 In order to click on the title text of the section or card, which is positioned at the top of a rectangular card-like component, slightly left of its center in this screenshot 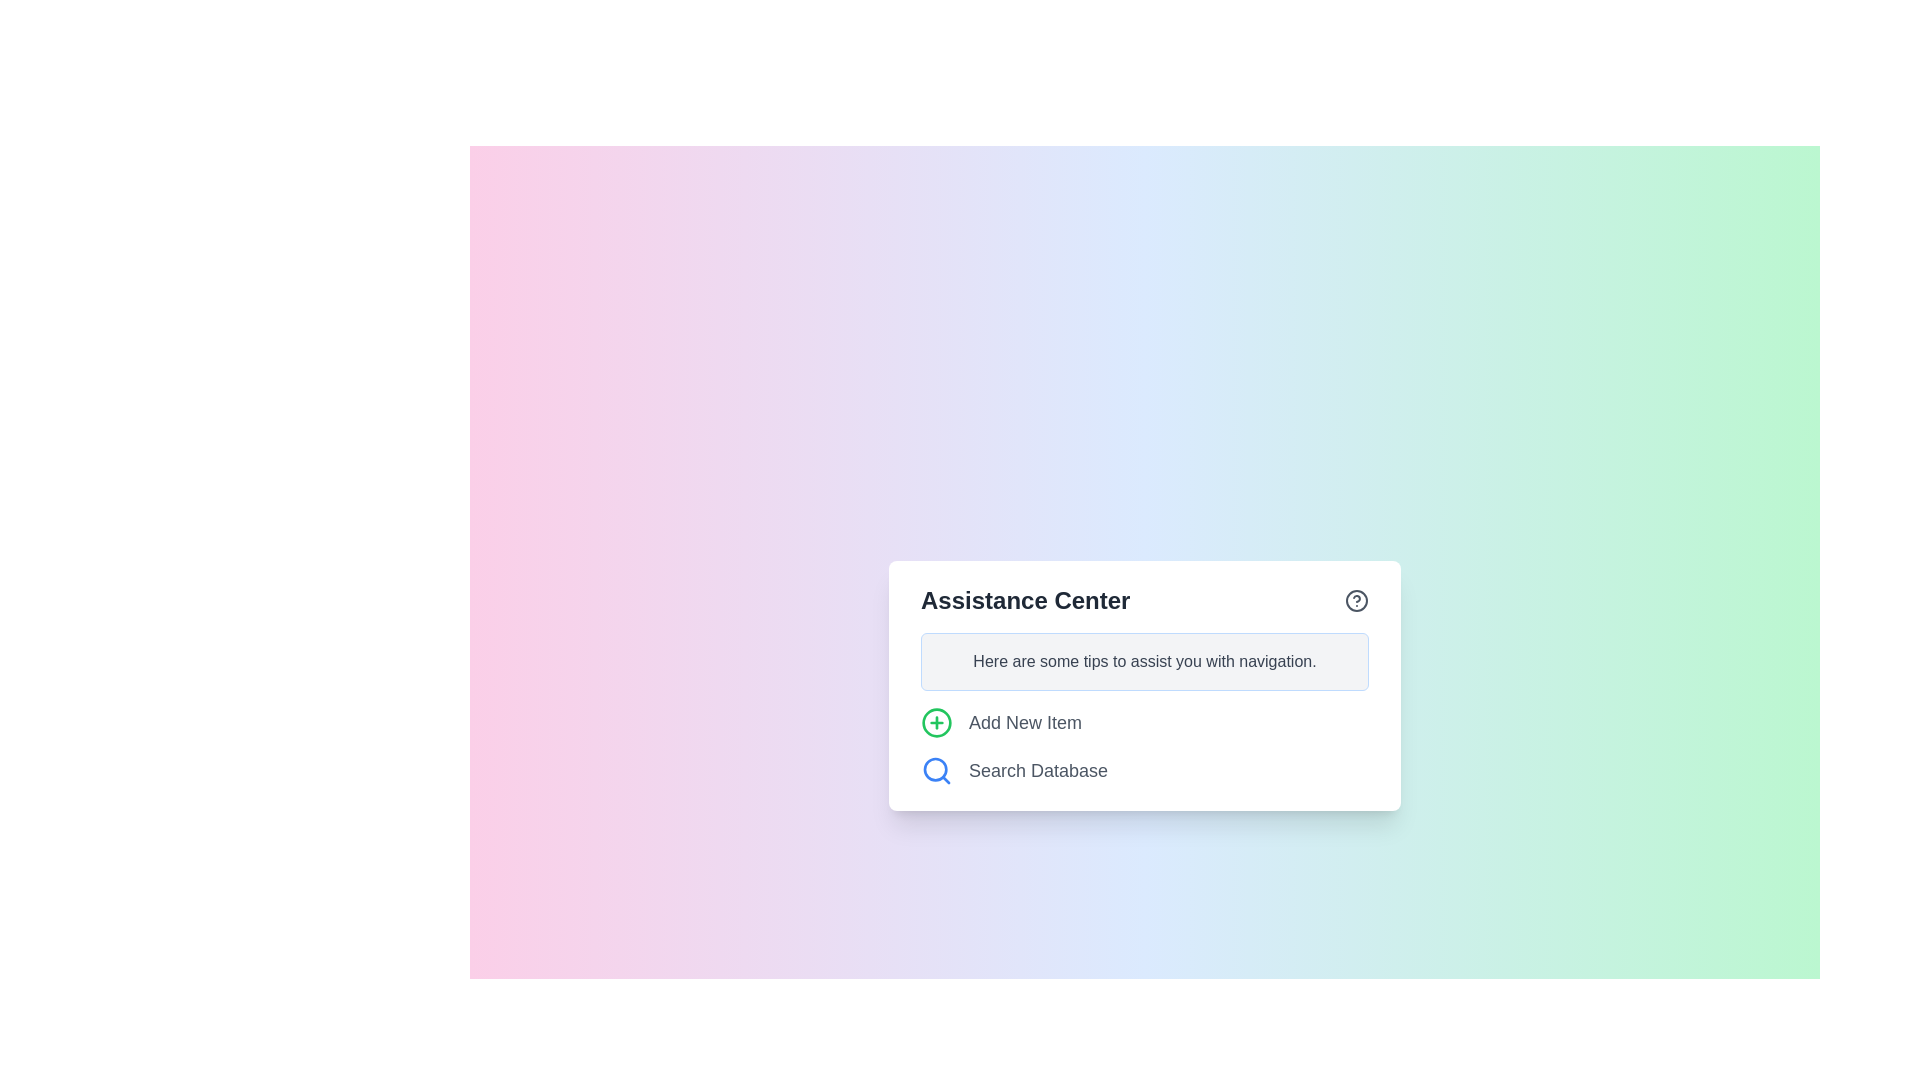, I will do `click(1025, 600)`.